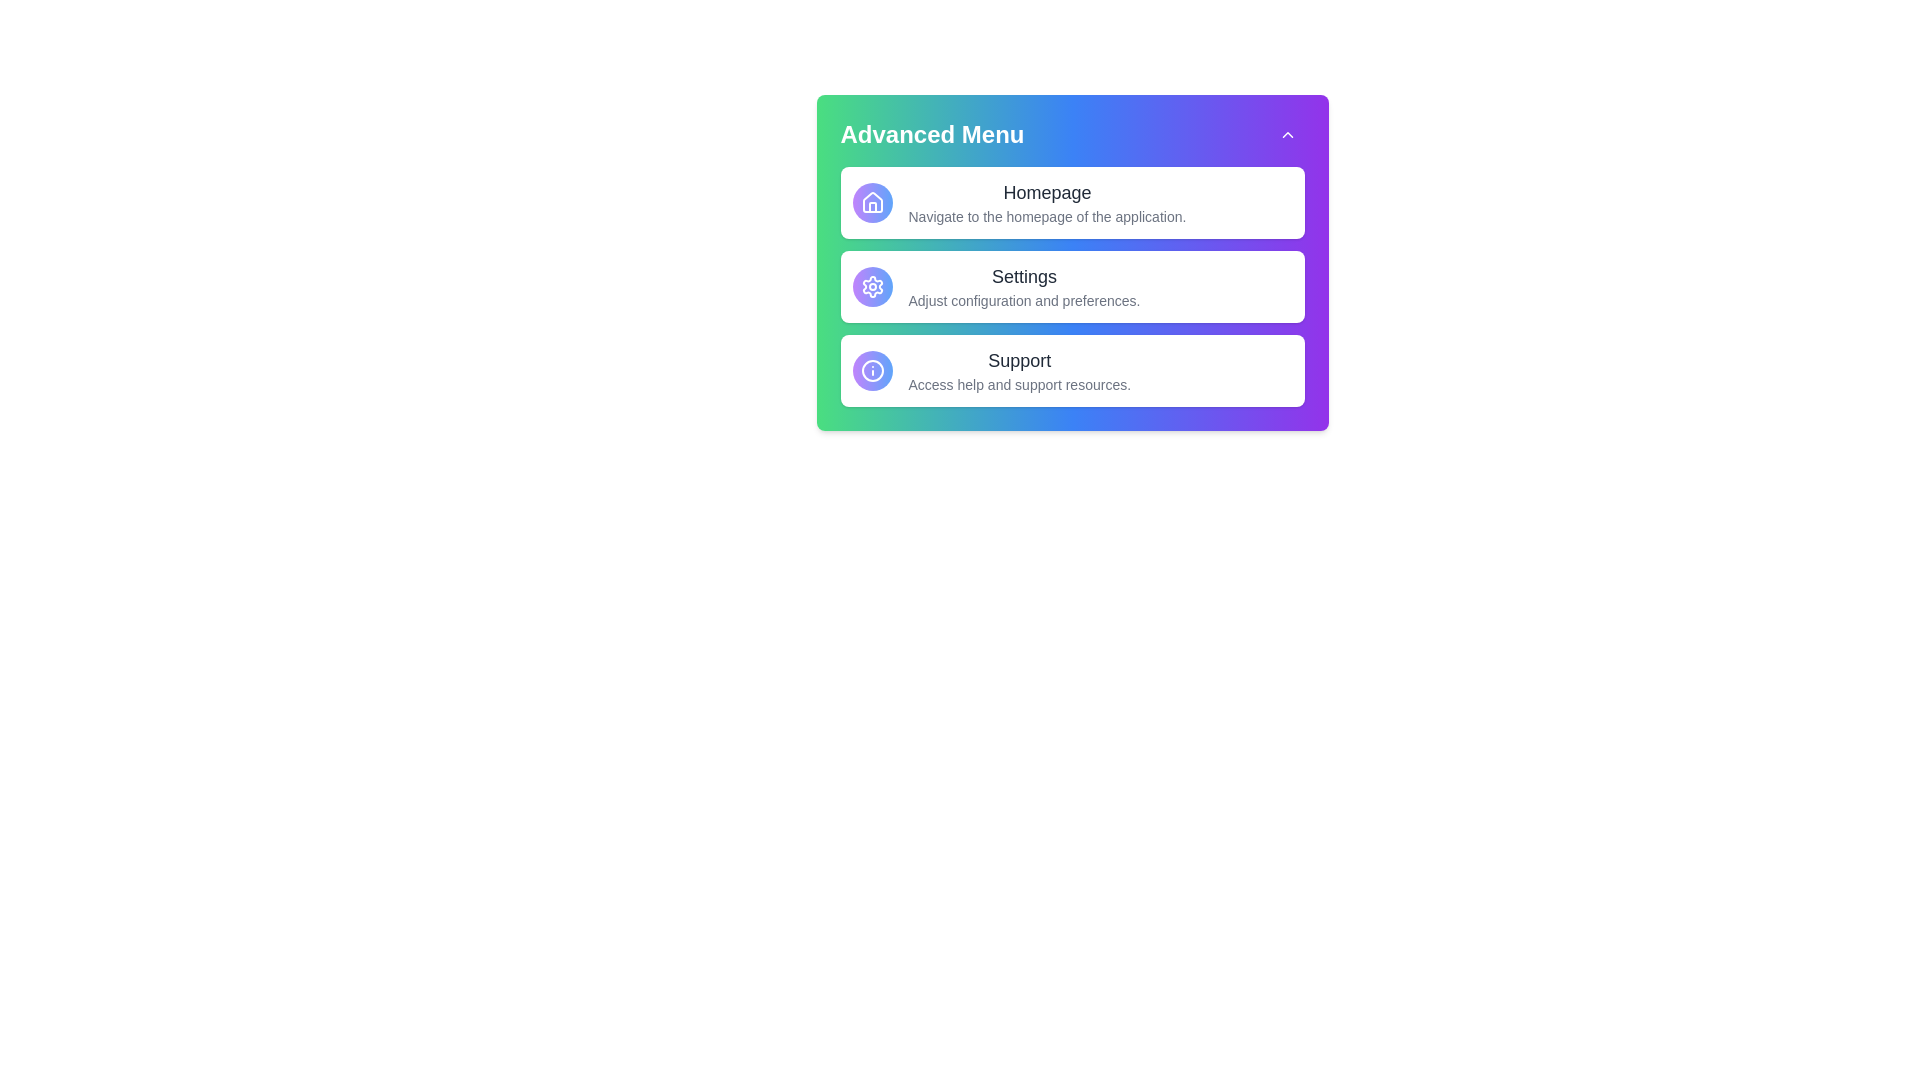 This screenshot has height=1080, width=1920. What do you see at coordinates (1287, 135) in the screenshot?
I see `the collapse/expand button to toggle the menu visibility` at bounding box center [1287, 135].